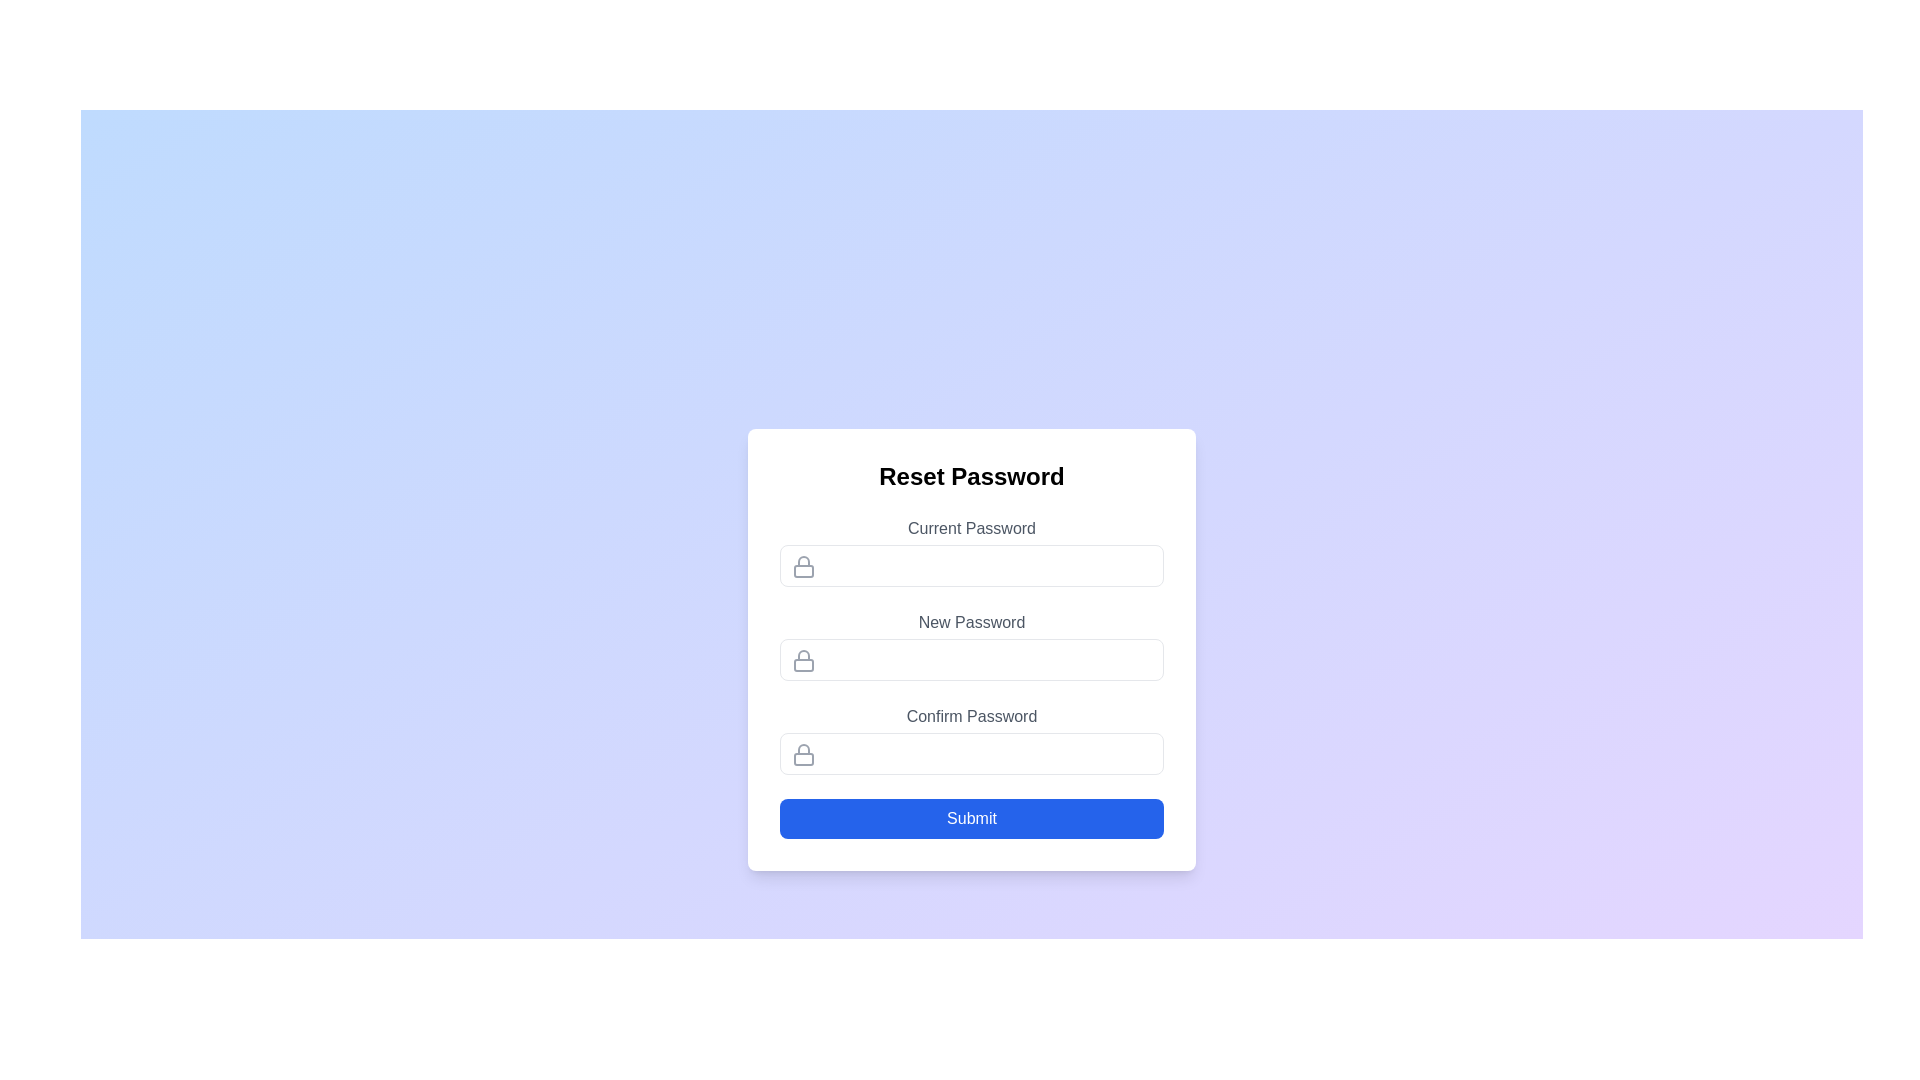 Image resolution: width=1920 pixels, height=1080 pixels. What do you see at coordinates (971, 551) in the screenshot?
I see `the labeled text input field for the current password using the keyboard's tab key` at bounding box center [971, 551].